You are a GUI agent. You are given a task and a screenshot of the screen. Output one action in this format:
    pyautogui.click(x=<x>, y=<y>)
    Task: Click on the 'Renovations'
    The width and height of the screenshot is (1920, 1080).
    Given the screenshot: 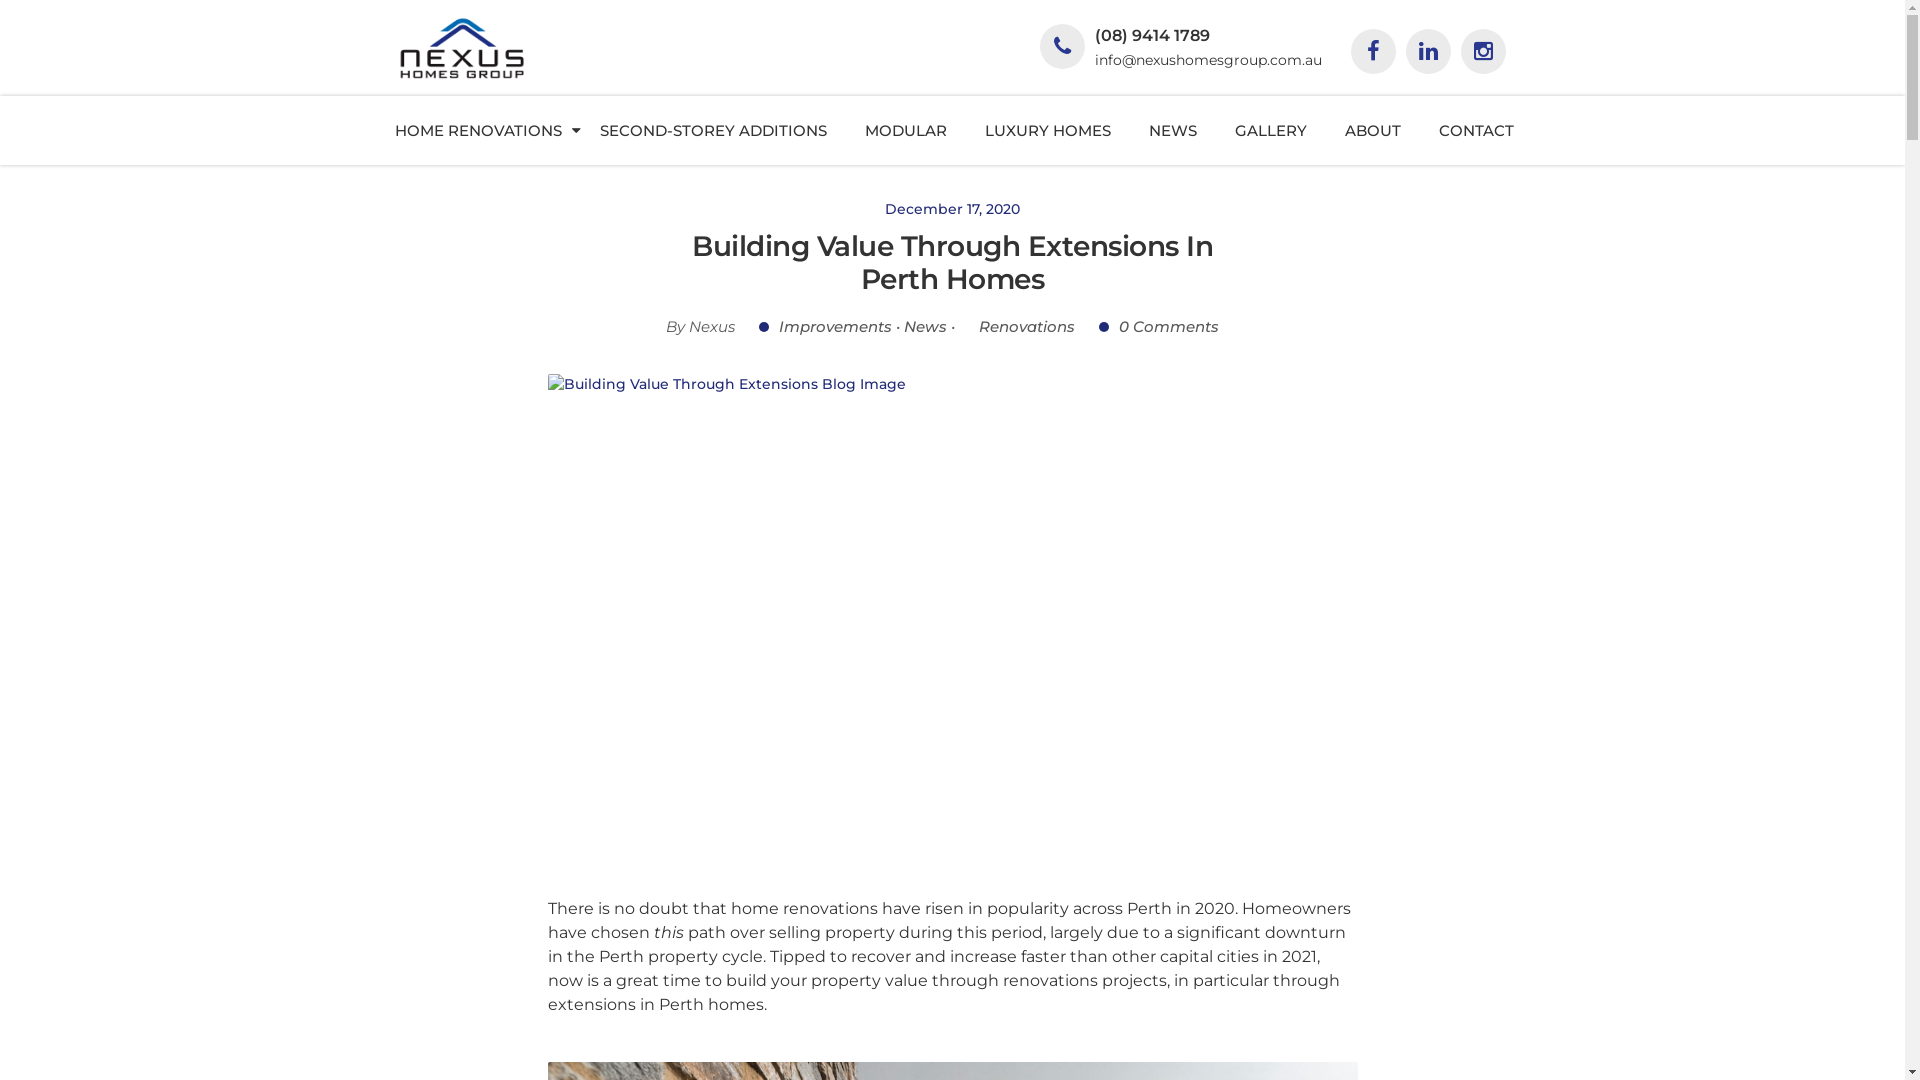 What is the action you would take?
    pyautogui.click(x=1017, y=325)
    